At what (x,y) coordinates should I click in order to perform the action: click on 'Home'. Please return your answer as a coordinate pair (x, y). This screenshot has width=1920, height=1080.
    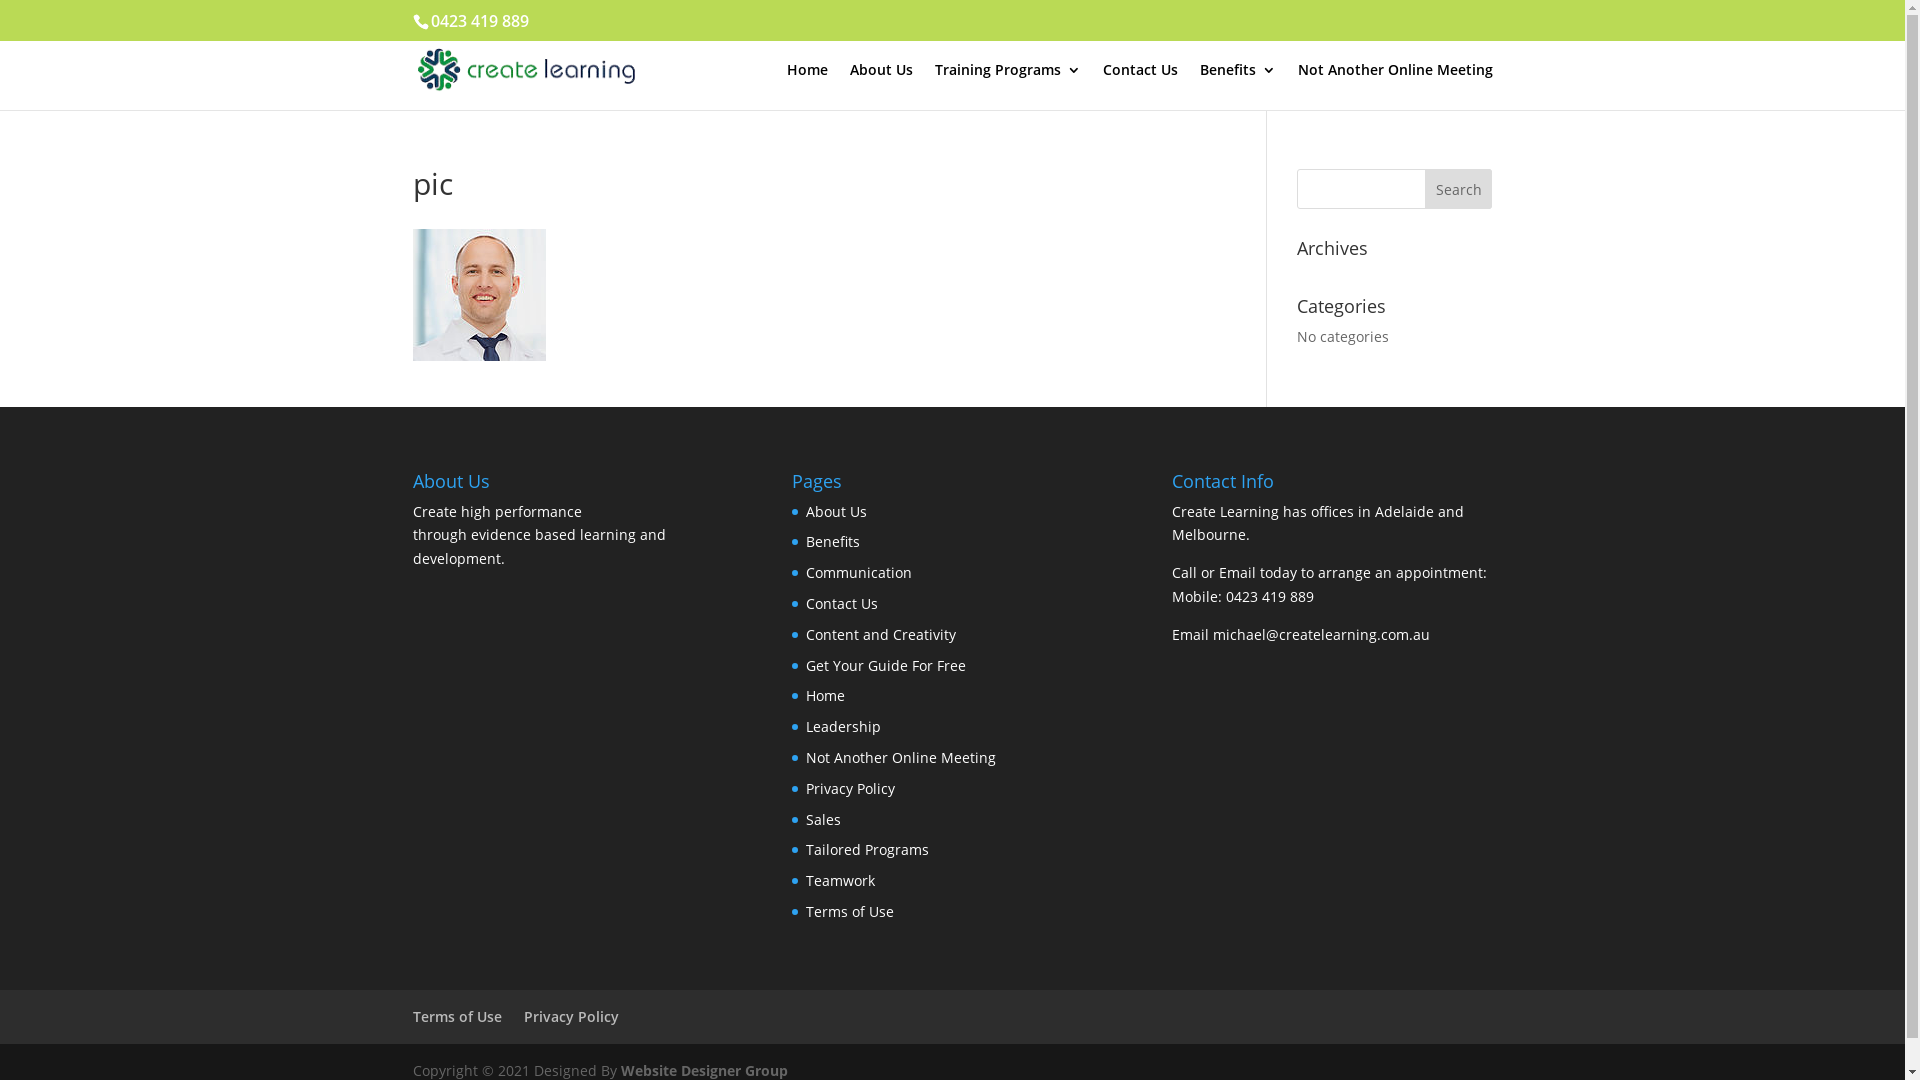
    Looking at the image, I should click on (825, 694).